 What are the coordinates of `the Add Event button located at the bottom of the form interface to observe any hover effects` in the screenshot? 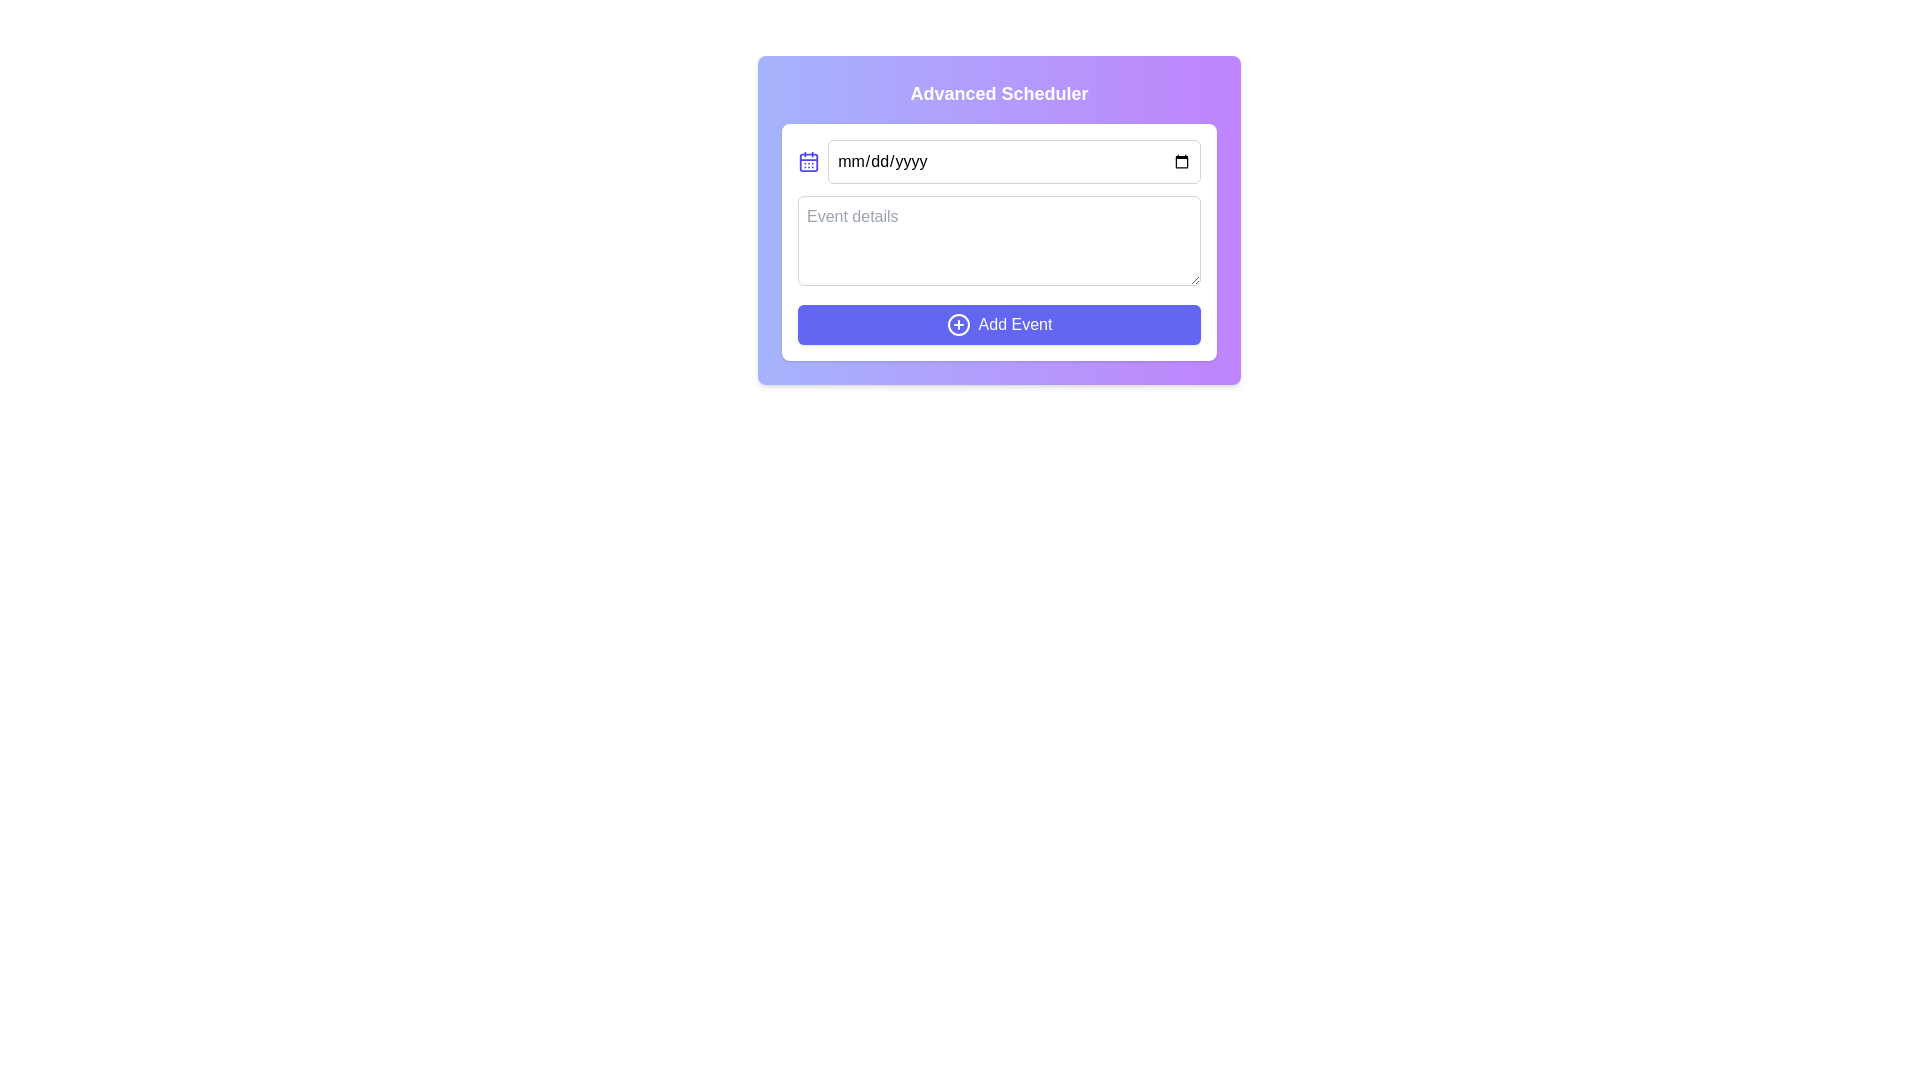 It's located at (999, 323).